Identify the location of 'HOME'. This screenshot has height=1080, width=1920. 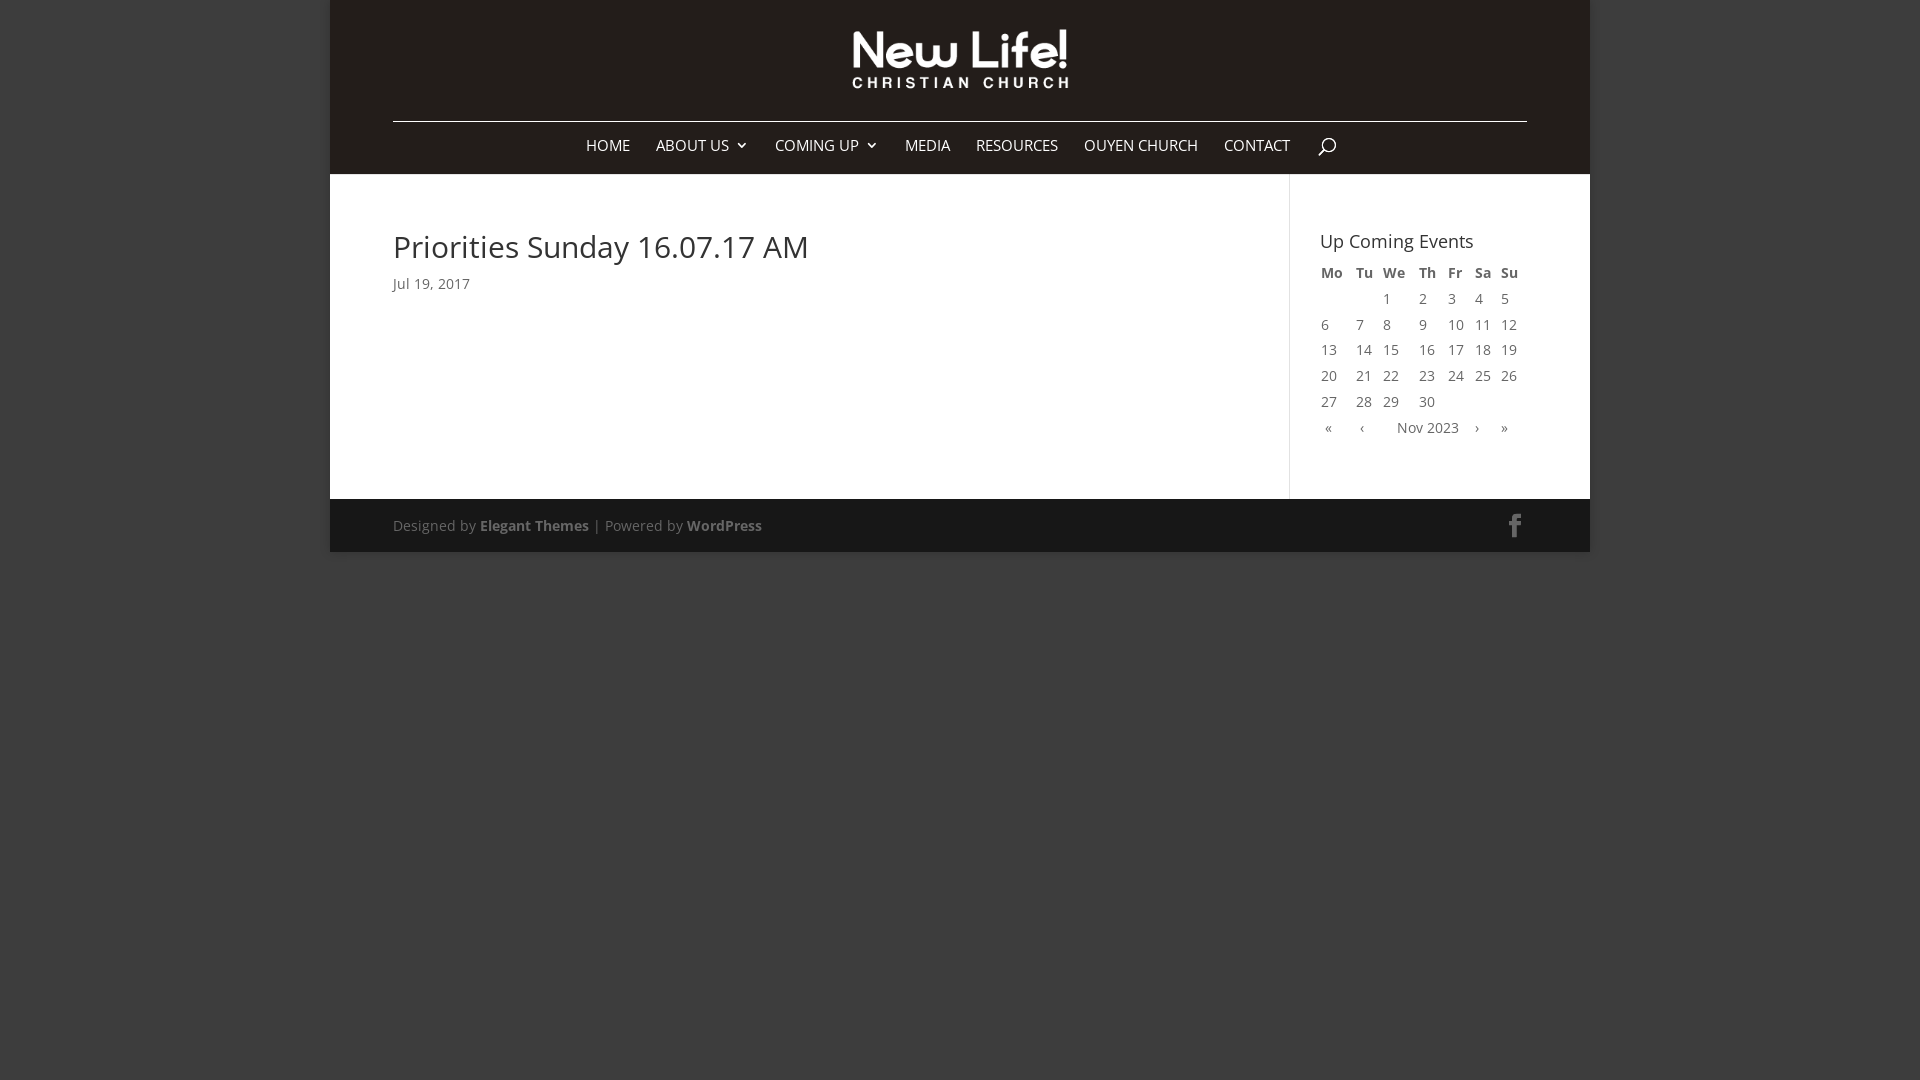
(607, 154).